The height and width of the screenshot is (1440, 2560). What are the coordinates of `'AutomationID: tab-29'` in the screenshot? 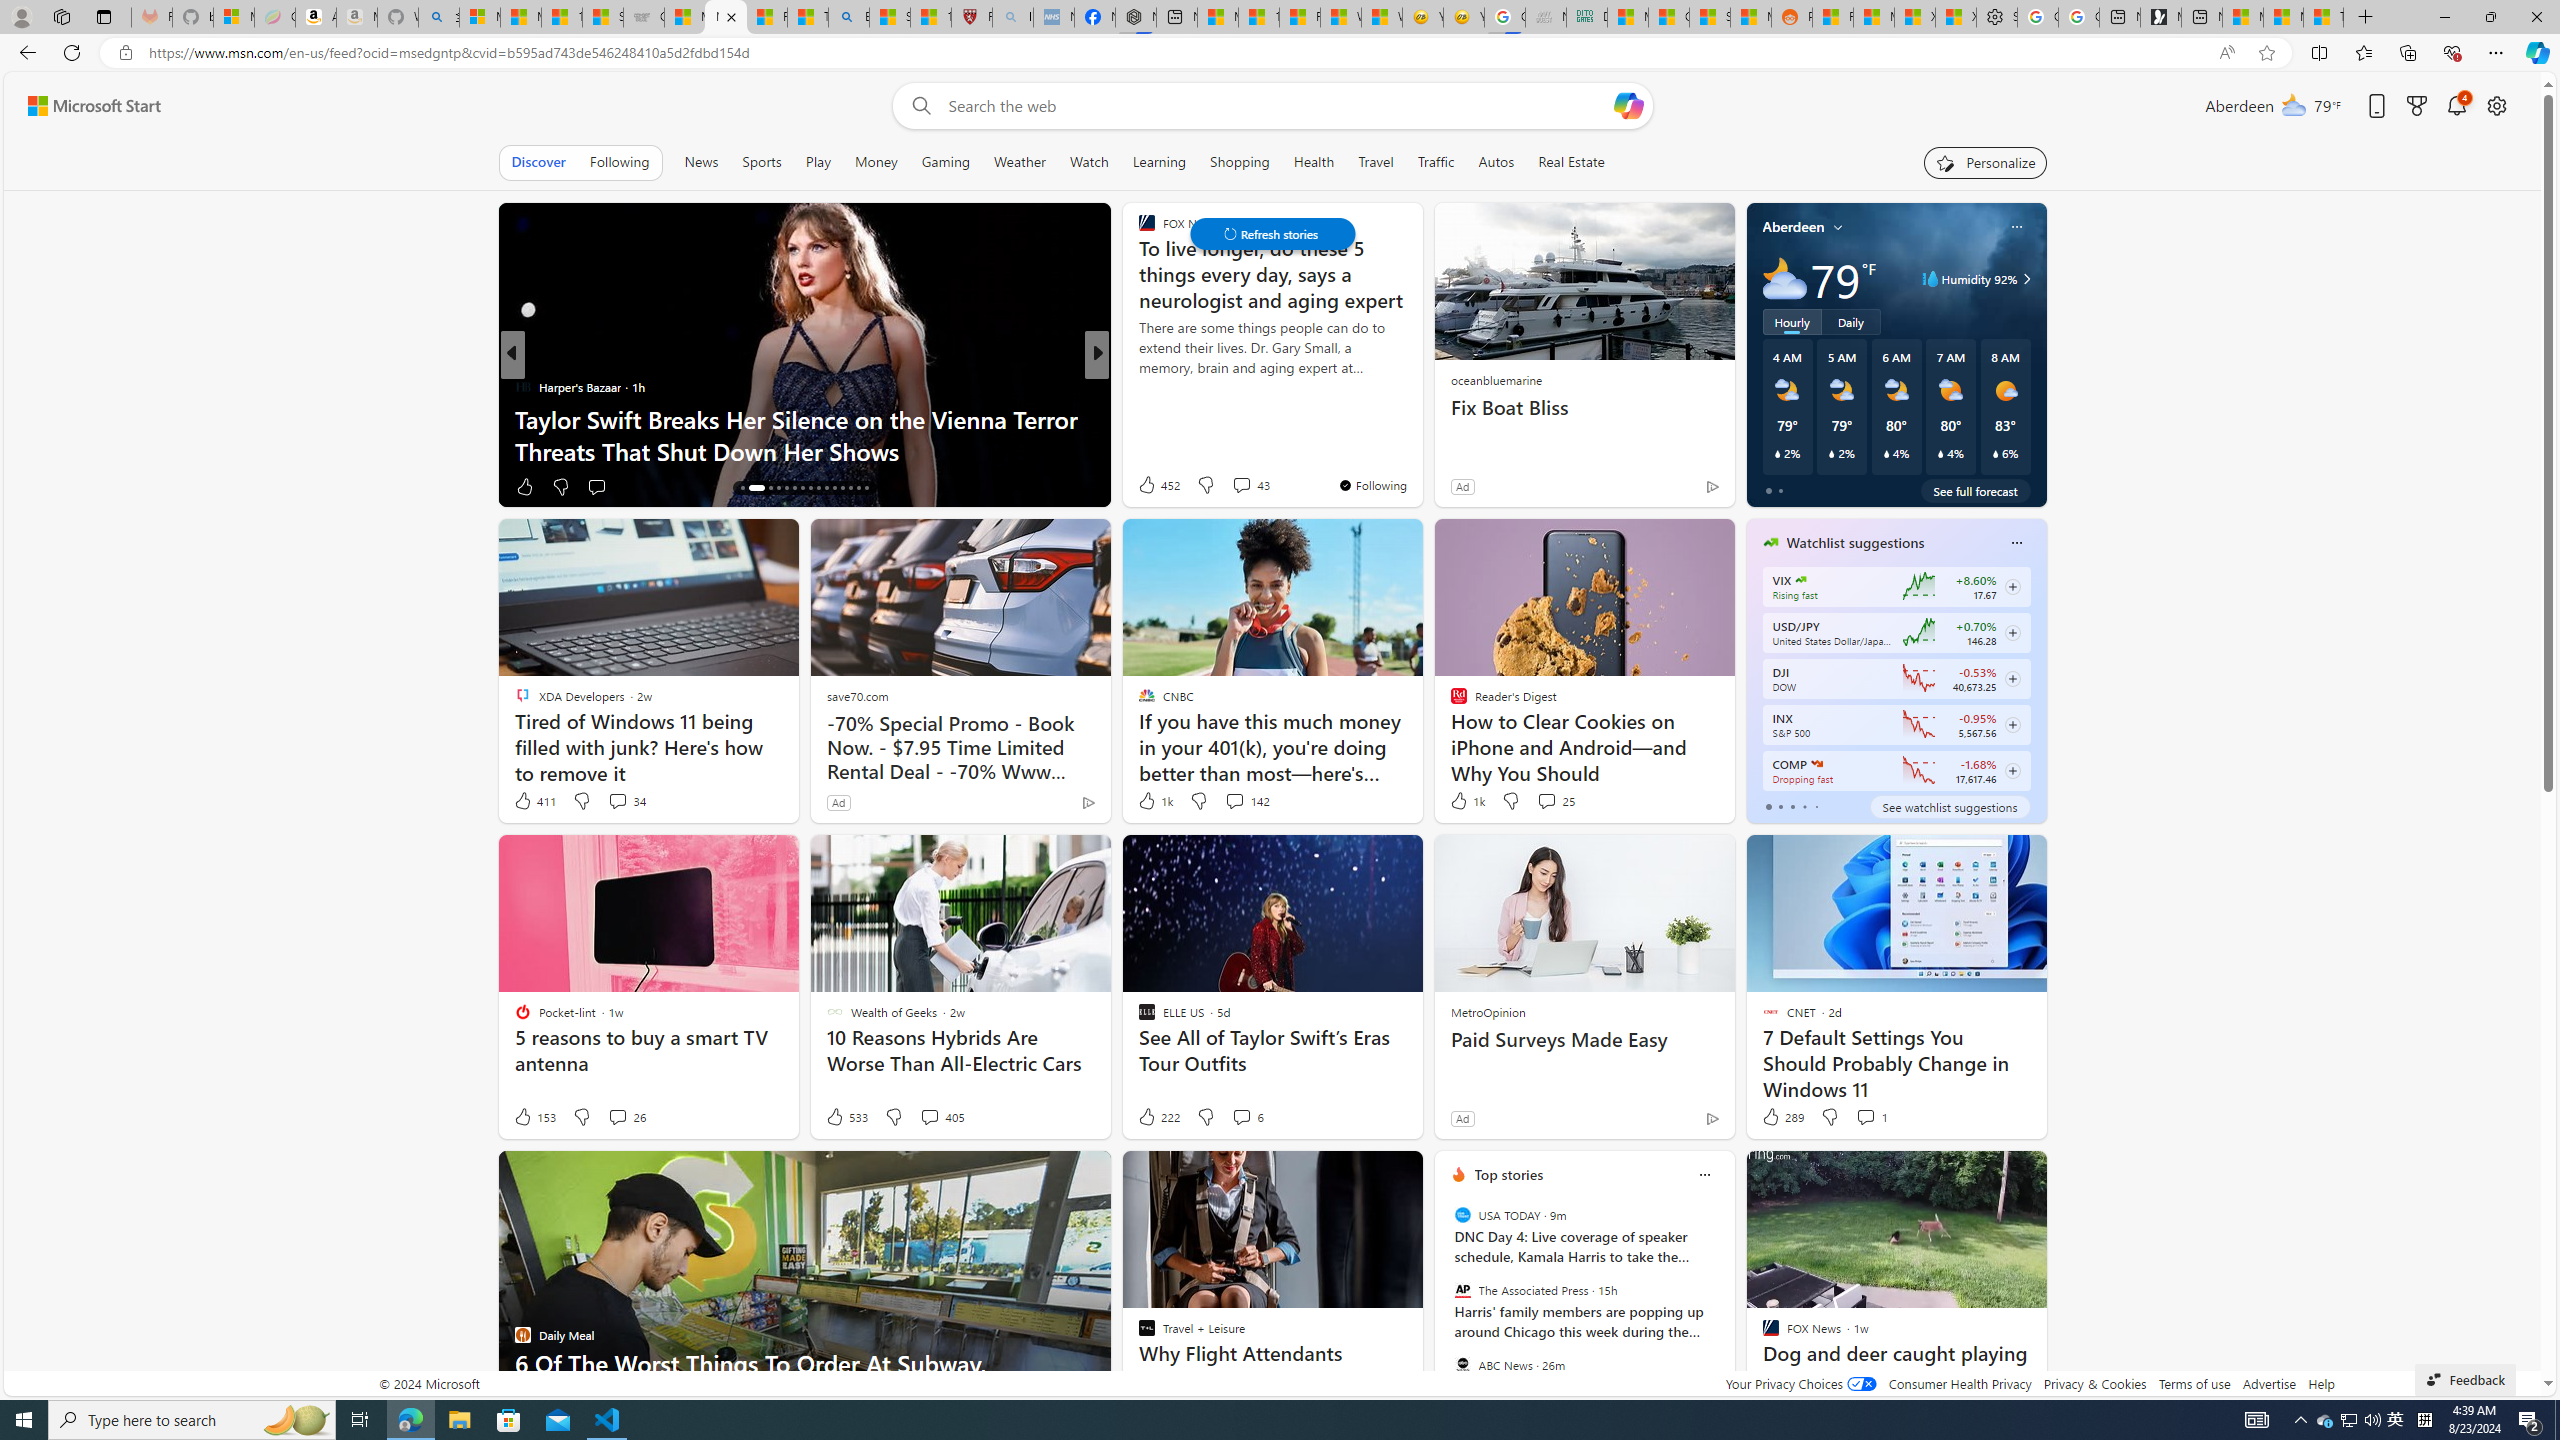 It's located at (857, 487).